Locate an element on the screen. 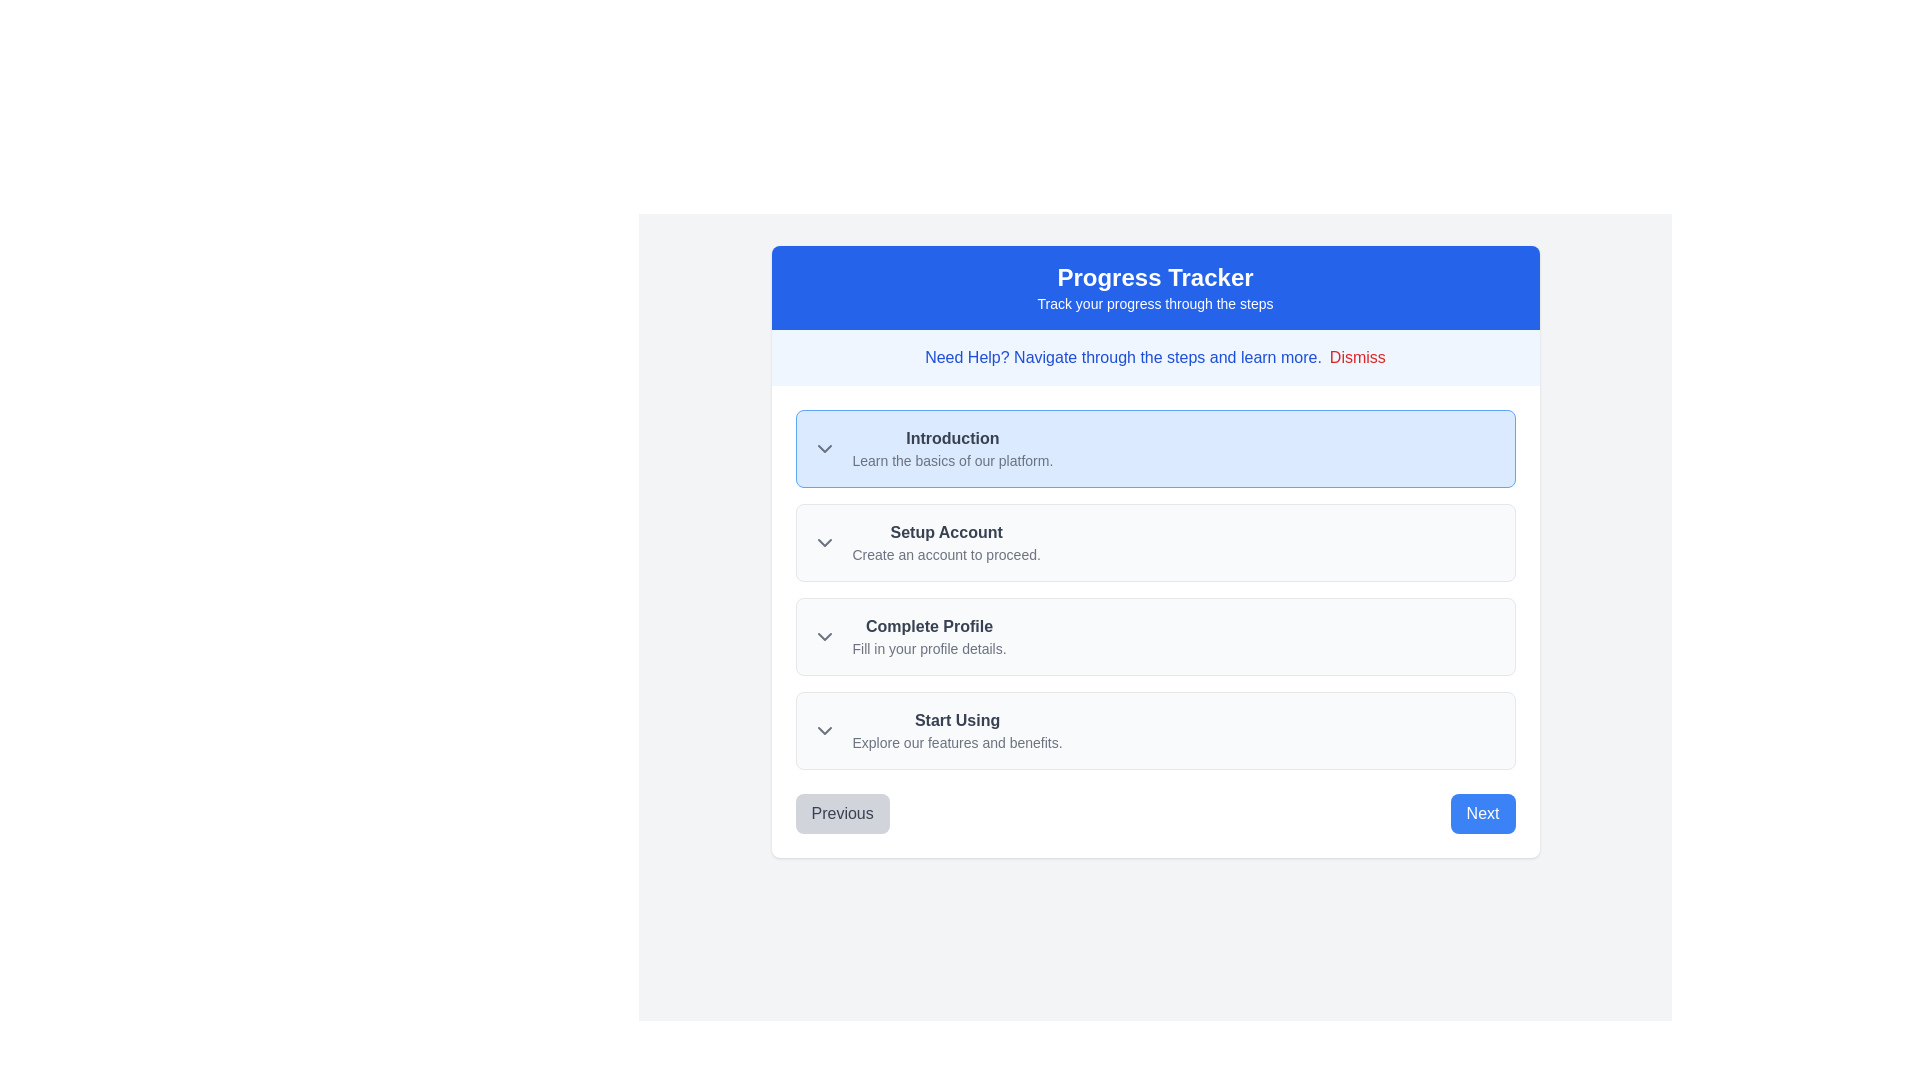  the 'Start Using' text label element, which is in bold dark gray on a white background, located beneath the 'Progress Tracker' header and above the 'Explore our features and benefits.' text is located at coordinates (956, 721).